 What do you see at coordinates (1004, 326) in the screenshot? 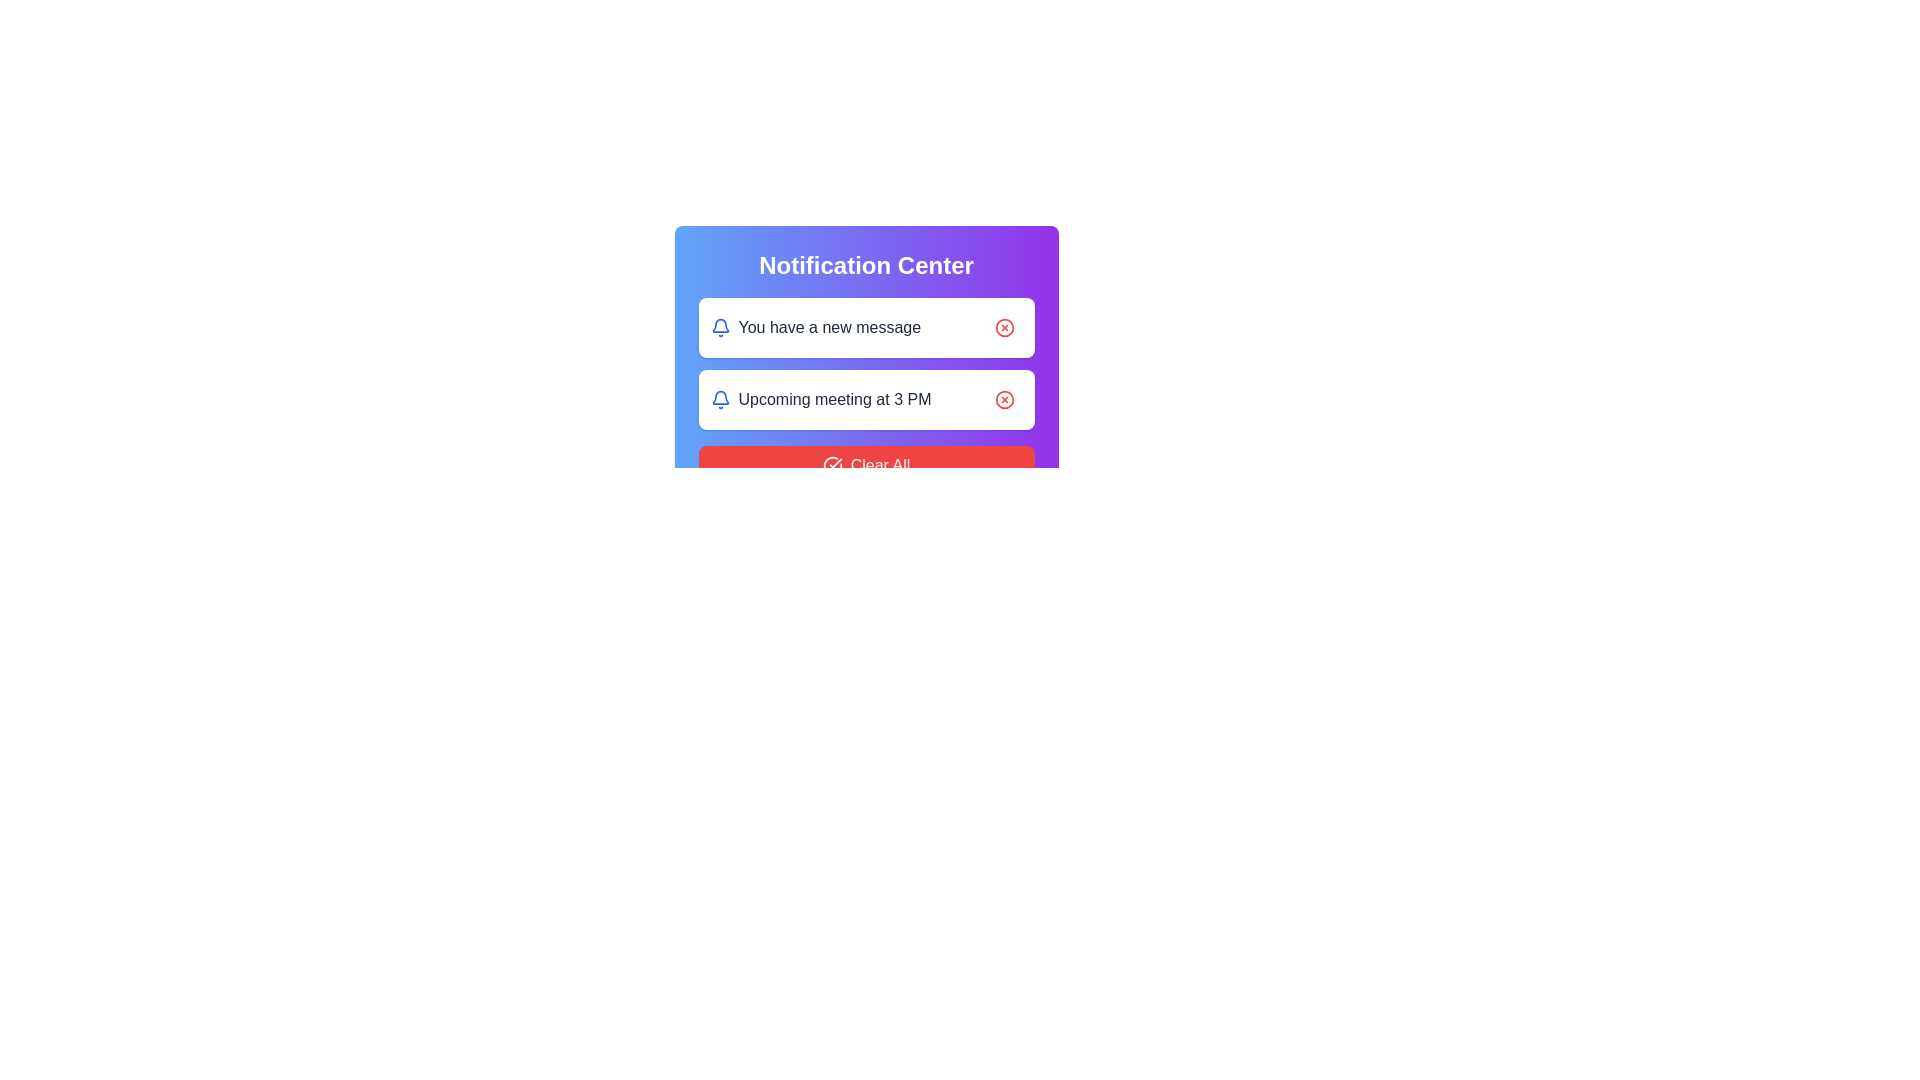
I see `the close icon located on the right side of the first notification message in the 'Notification Center', adjacent to the text 'You have a new message'` at bounding box center [1004, 326].